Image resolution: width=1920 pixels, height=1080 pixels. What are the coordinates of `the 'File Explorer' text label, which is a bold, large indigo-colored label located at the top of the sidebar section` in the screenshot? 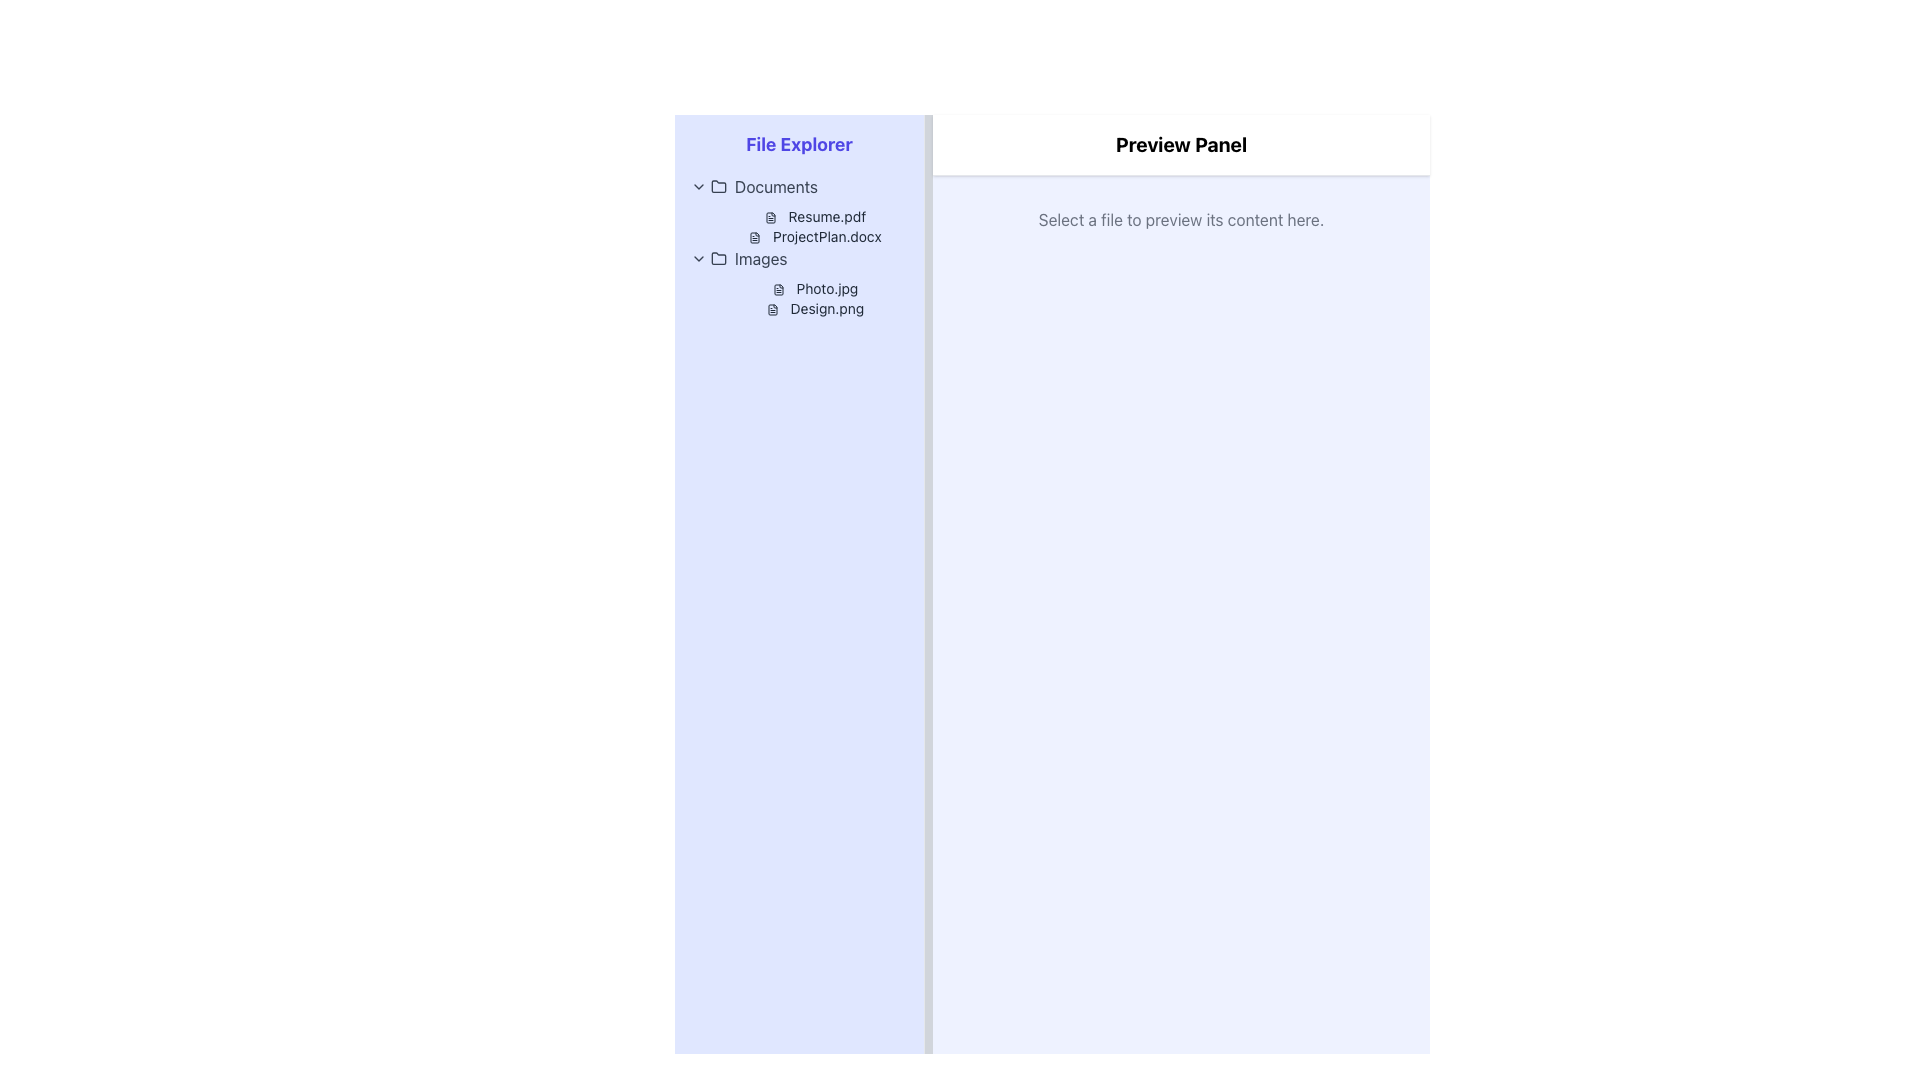 It's located at (798, 144).